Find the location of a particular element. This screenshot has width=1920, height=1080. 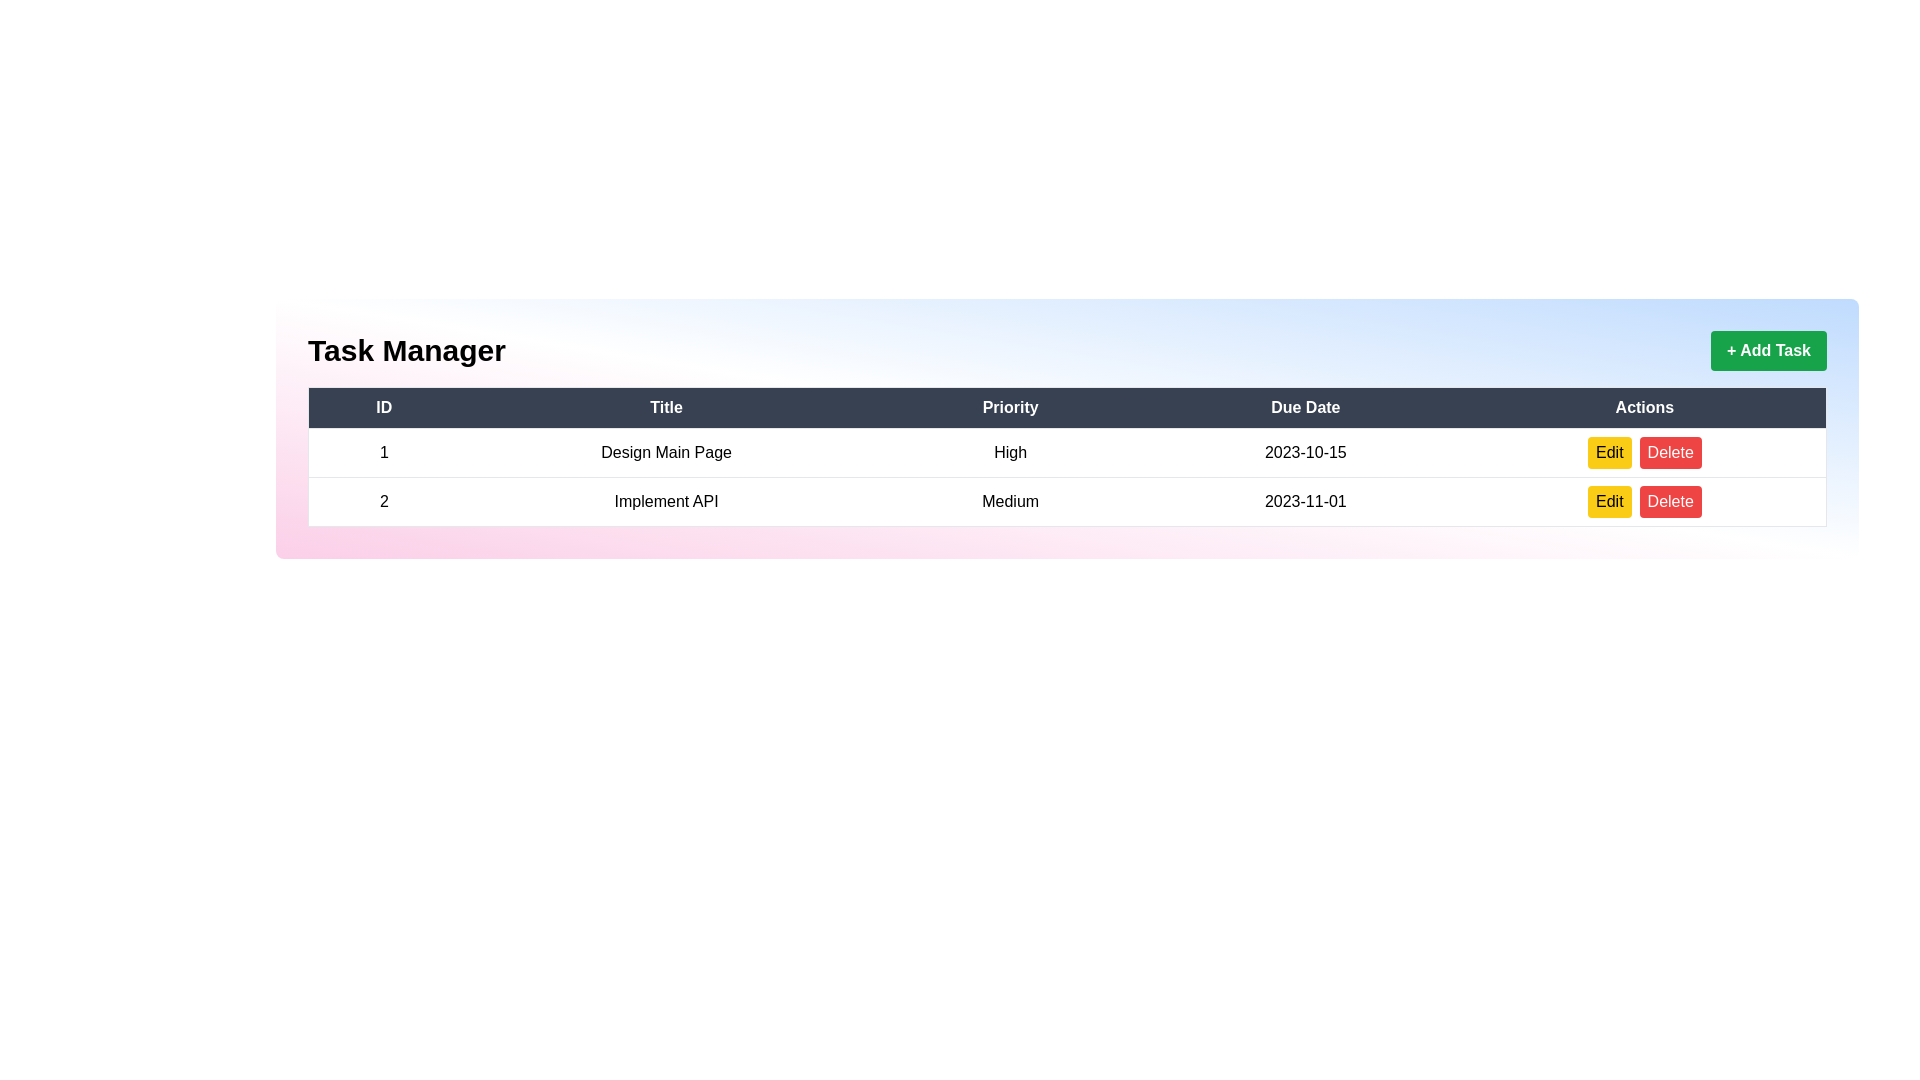

the delete button located to the right of the 'Edit' button in the 'Actions' column of the task management table is located at coordinates (1670, 452).